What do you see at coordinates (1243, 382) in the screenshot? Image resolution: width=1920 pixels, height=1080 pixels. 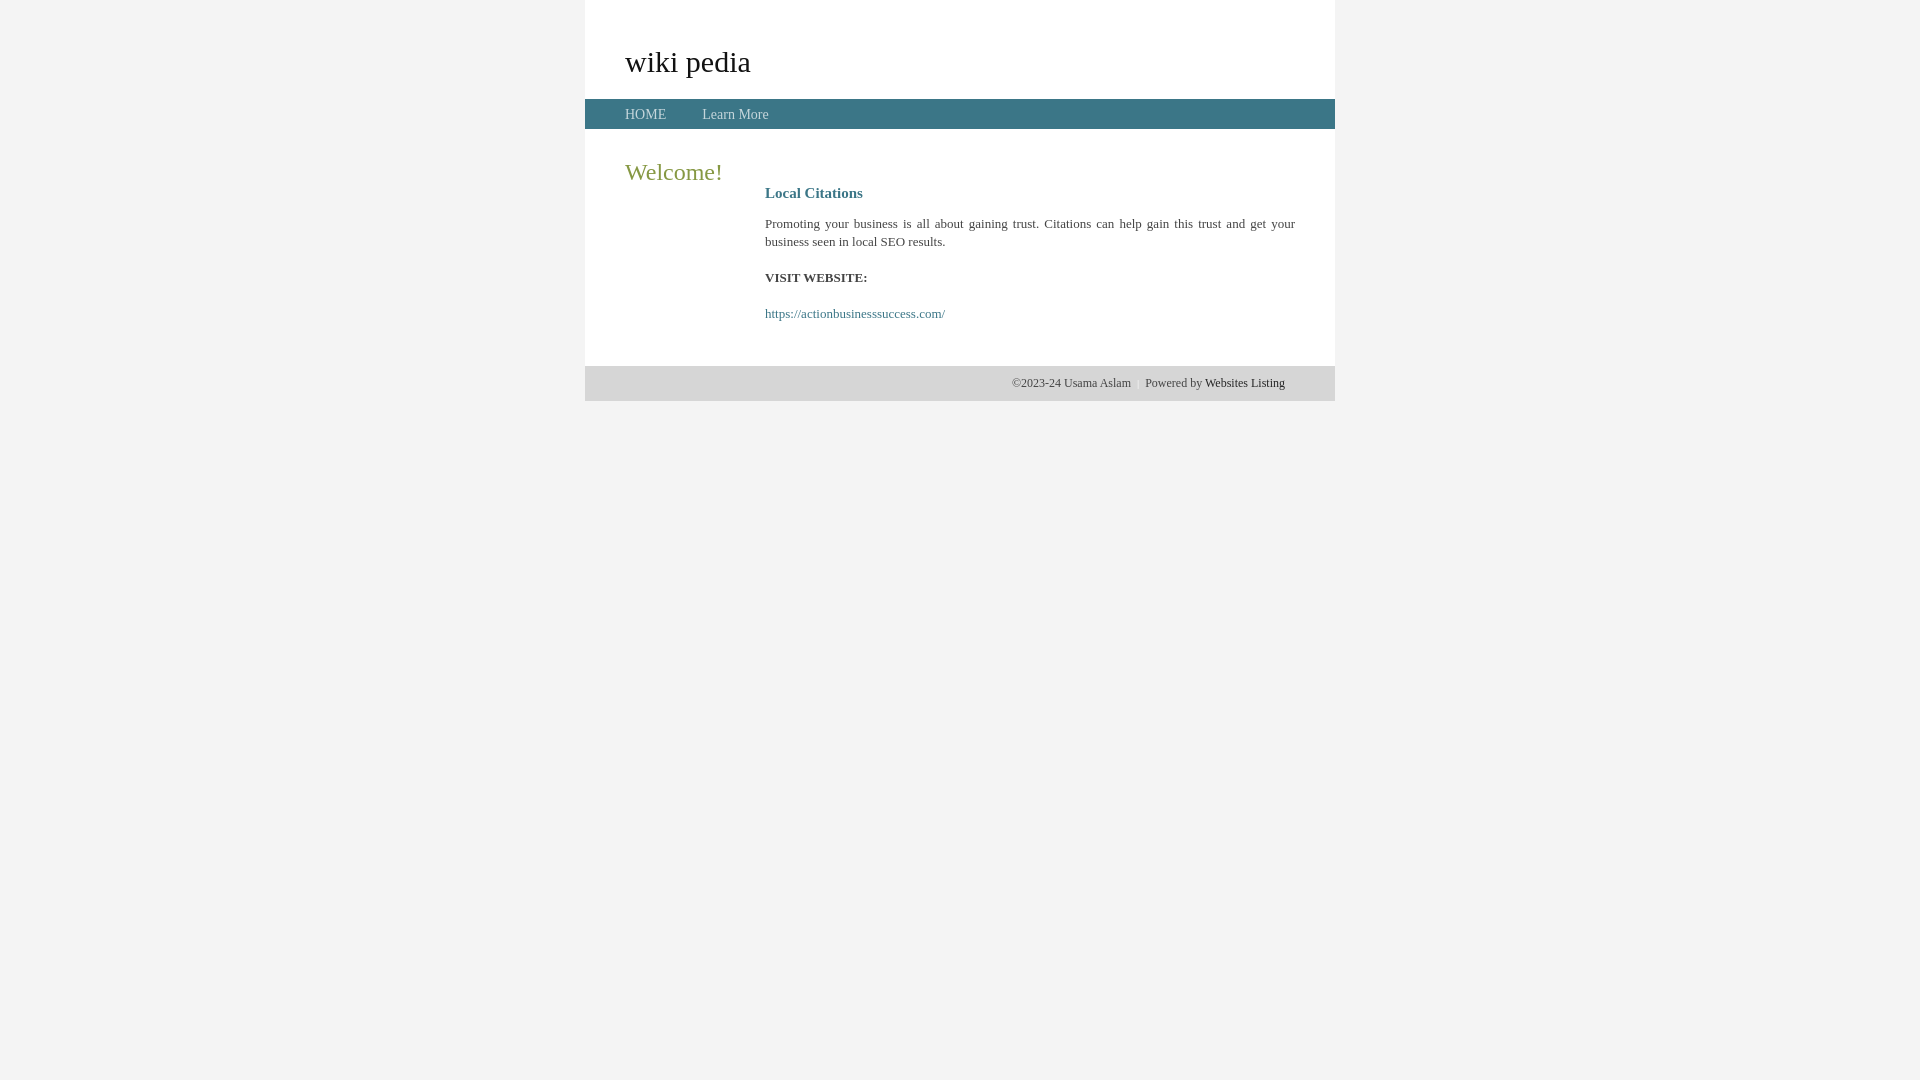 I see `'Websites Listing'` at bounding box center [1243, 382].